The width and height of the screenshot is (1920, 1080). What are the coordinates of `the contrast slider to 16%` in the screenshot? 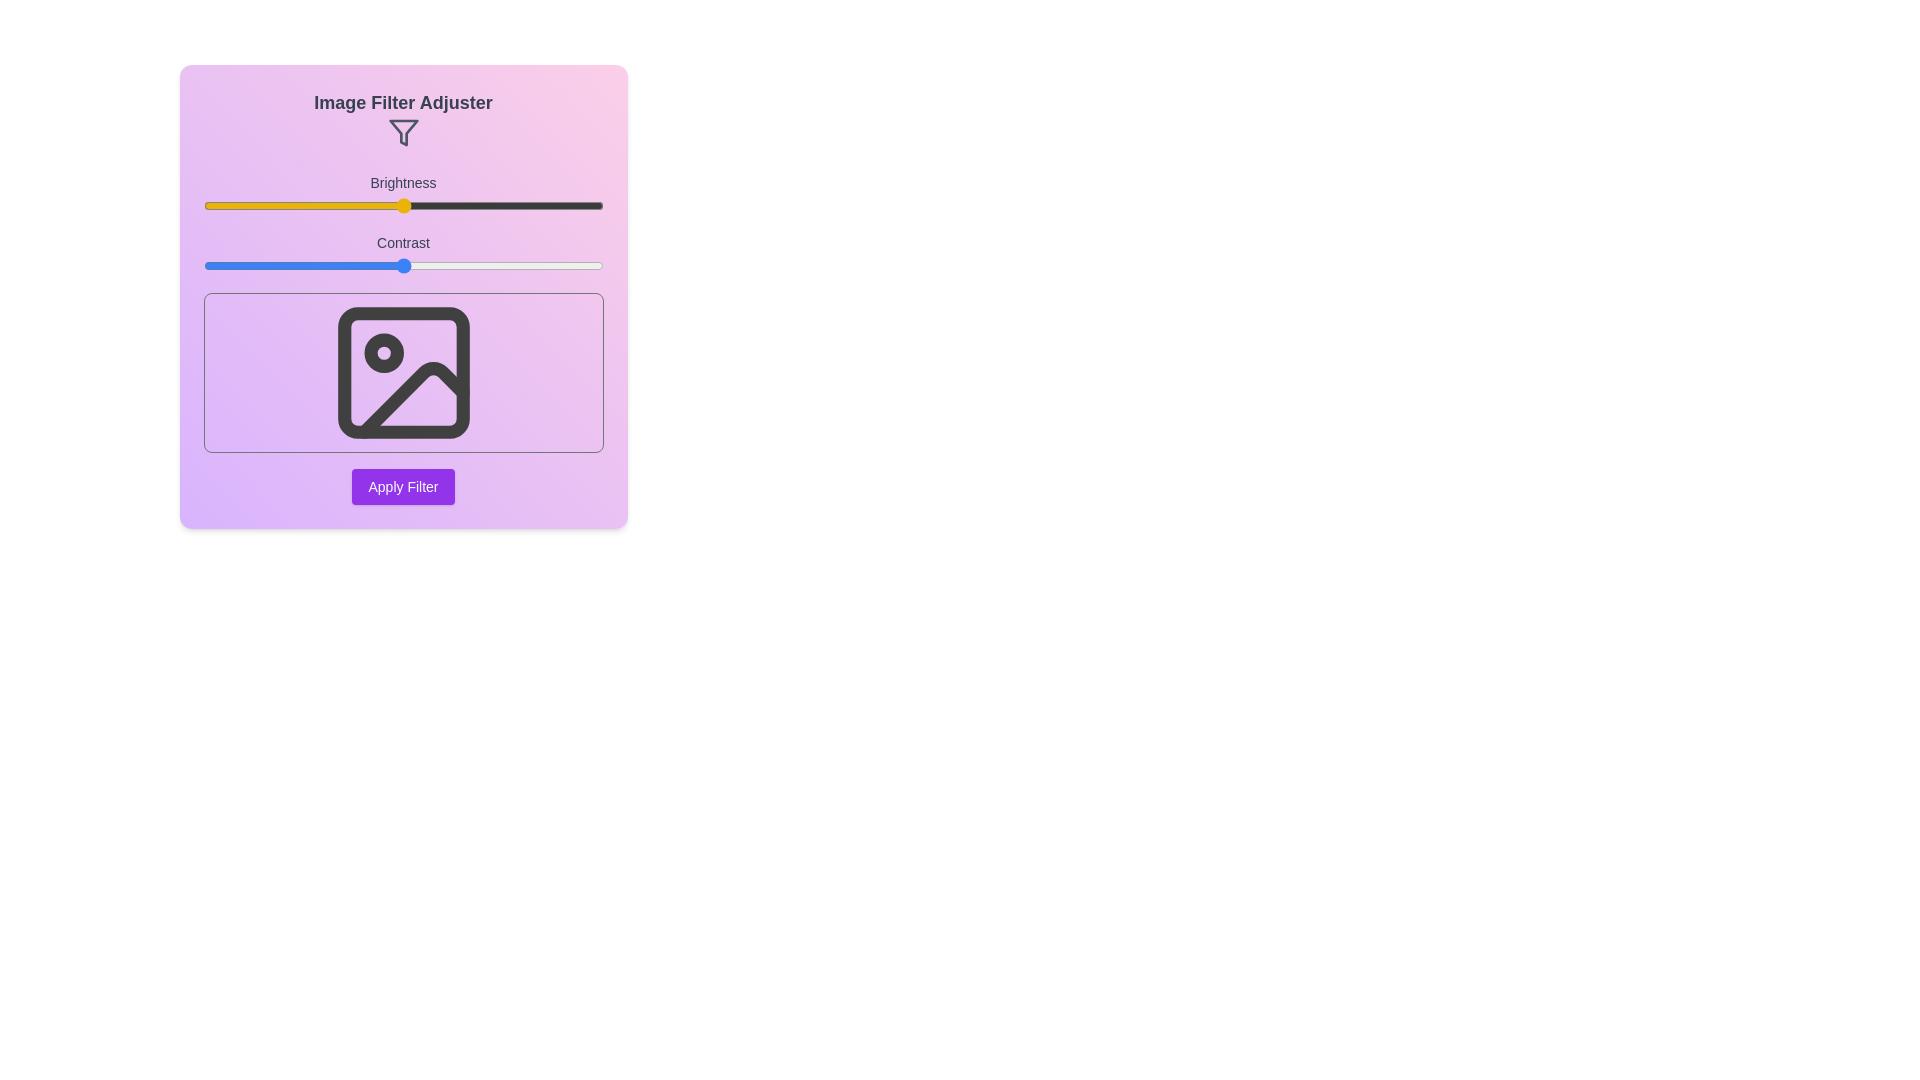 It's located at (266, 265).